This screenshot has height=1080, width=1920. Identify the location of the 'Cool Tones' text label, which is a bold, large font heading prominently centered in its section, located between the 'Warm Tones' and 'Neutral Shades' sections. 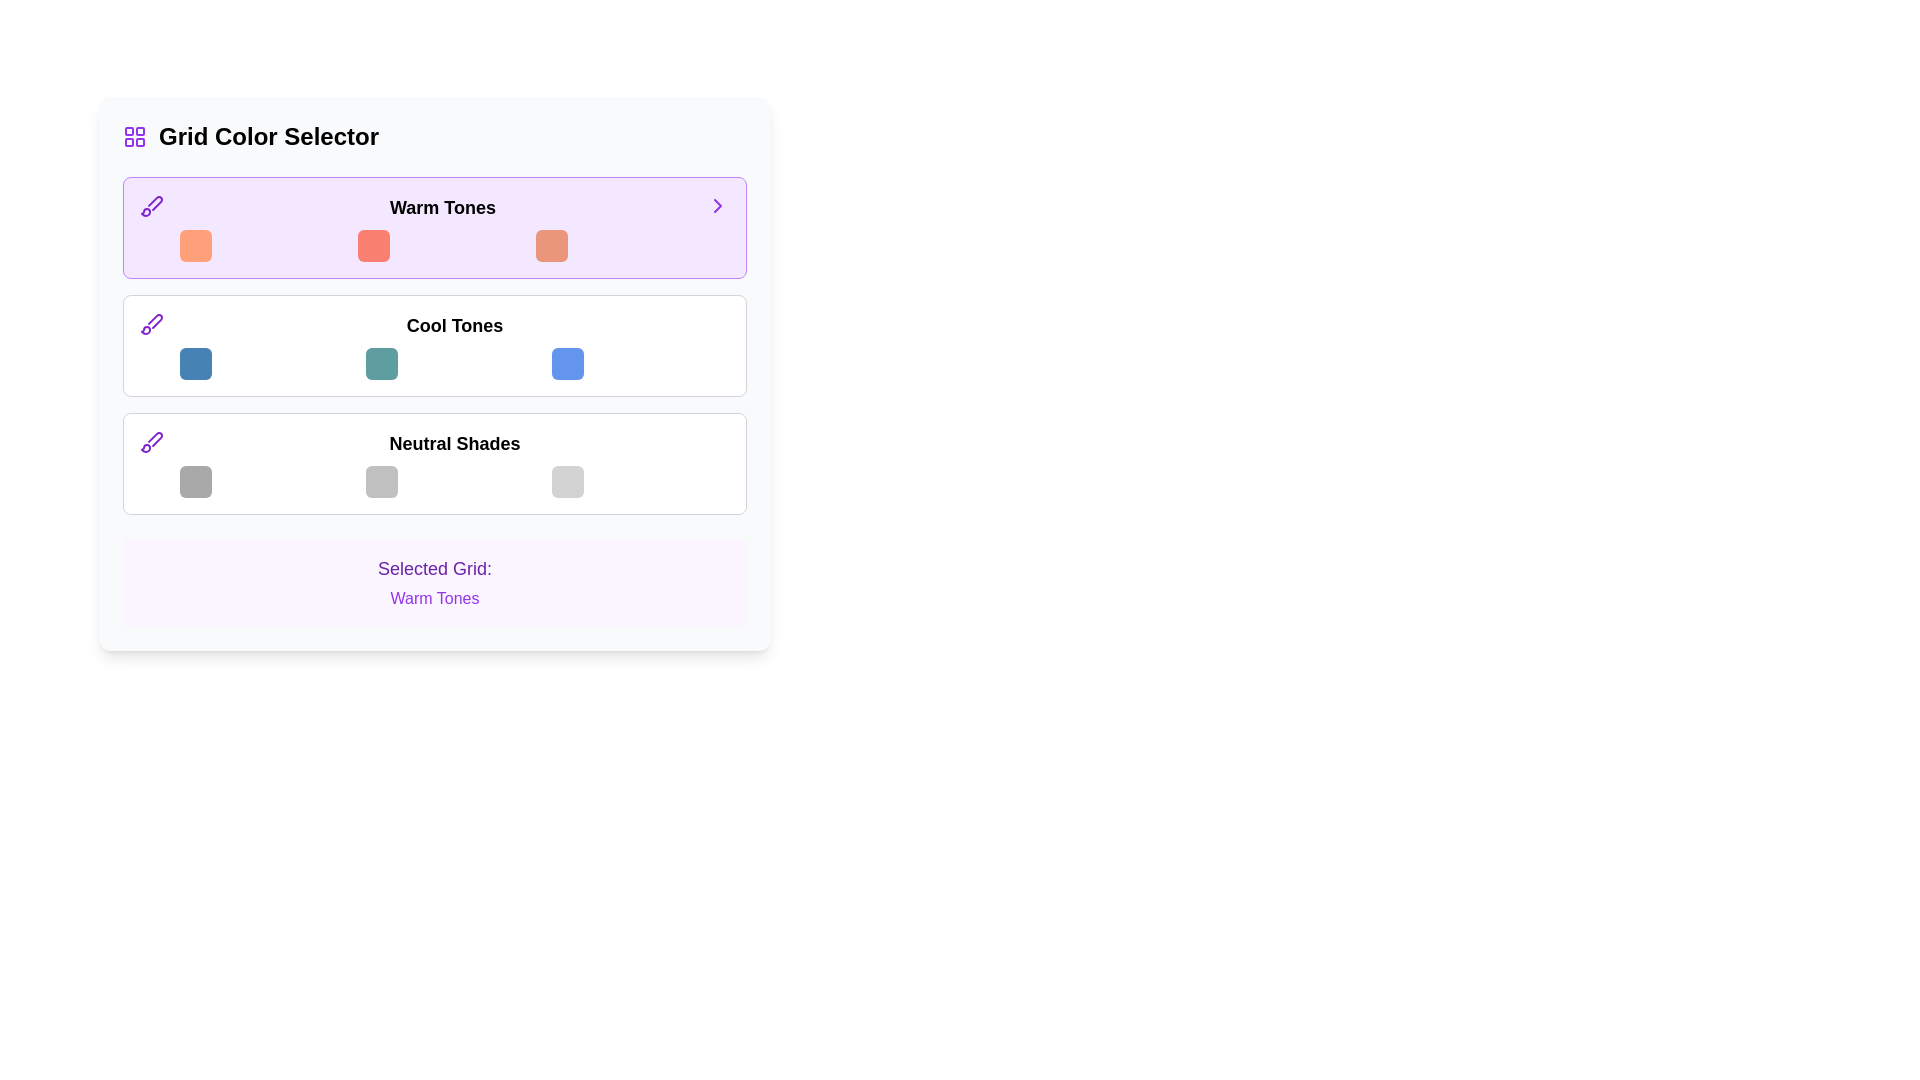
(454, 325).